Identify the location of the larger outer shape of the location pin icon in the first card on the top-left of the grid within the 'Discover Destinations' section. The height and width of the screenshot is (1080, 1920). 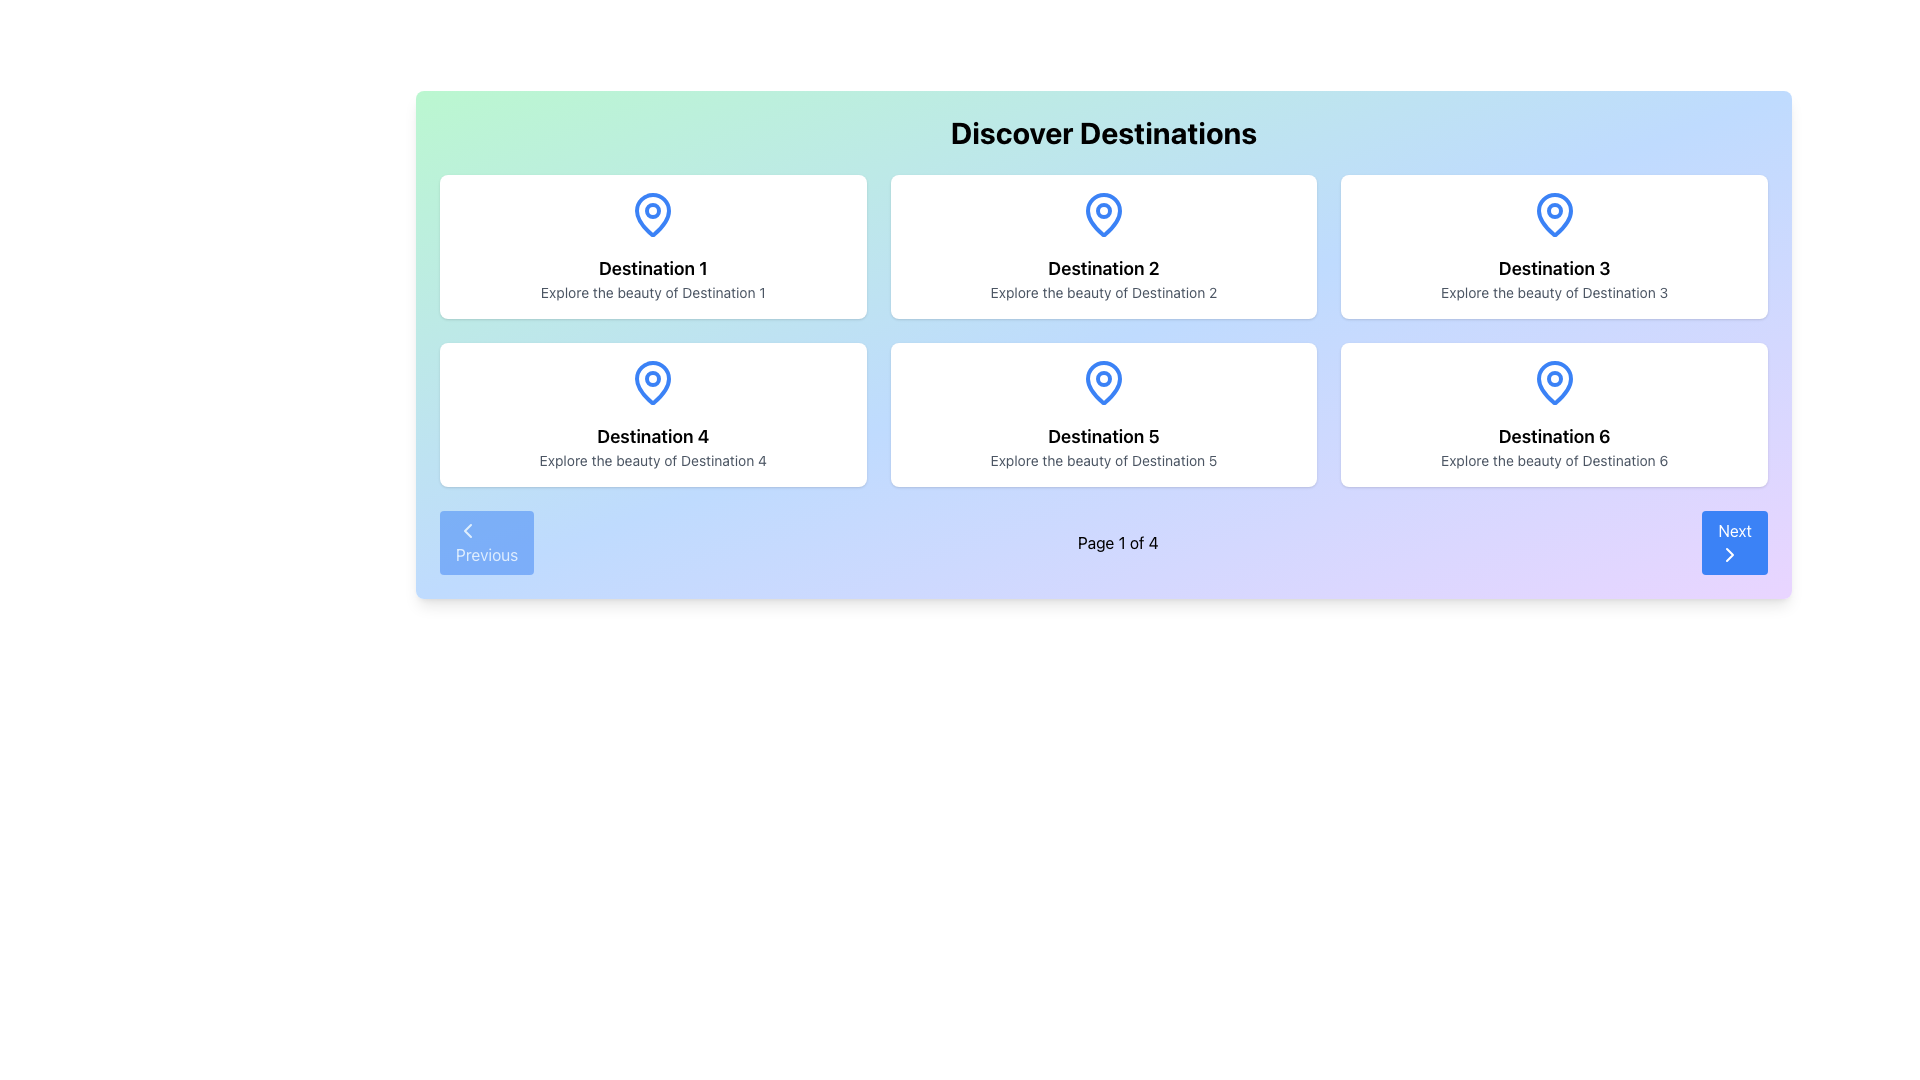
(653, 215).